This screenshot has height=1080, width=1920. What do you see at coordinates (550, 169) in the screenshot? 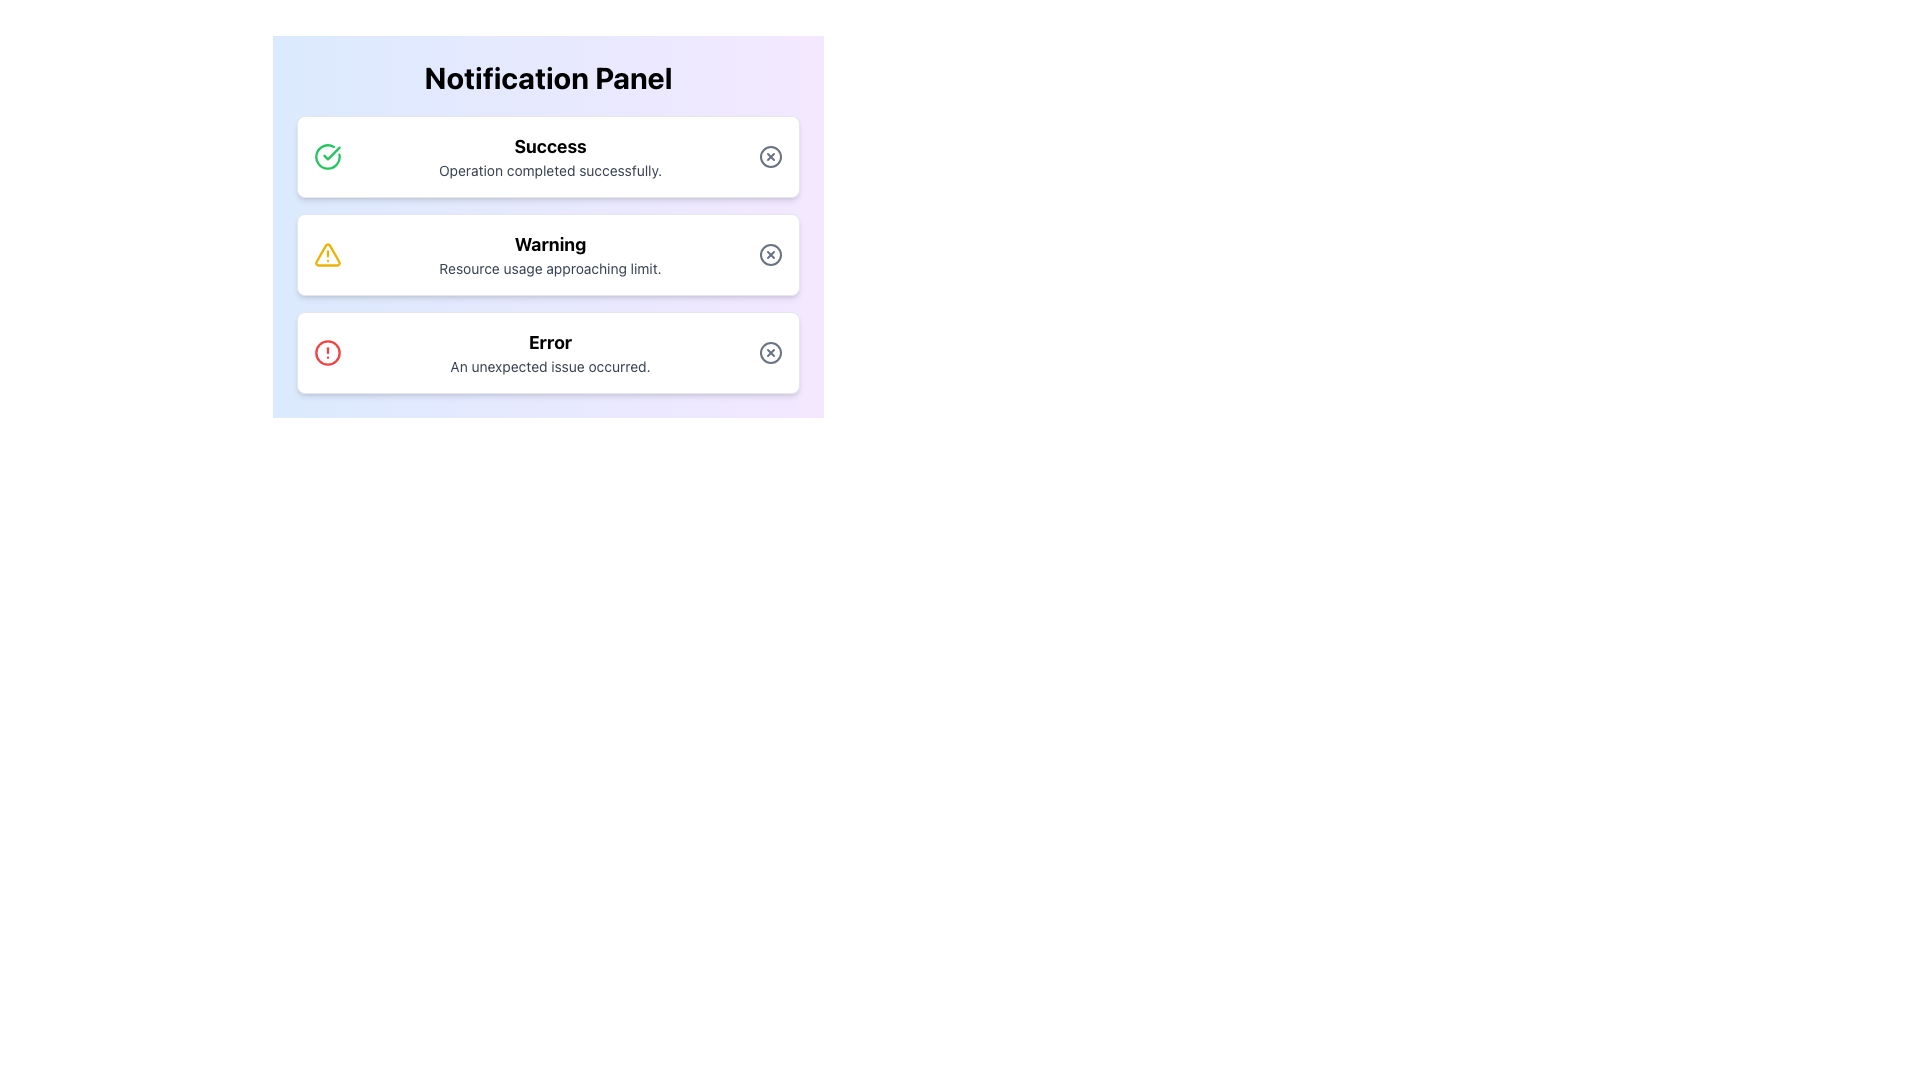
I see `the static text element displaying 'Operation completed successfully.' which is styled with gray color and smaller font size, located below the 'Success' title in the notification panel` at bounding box center [550, 169].